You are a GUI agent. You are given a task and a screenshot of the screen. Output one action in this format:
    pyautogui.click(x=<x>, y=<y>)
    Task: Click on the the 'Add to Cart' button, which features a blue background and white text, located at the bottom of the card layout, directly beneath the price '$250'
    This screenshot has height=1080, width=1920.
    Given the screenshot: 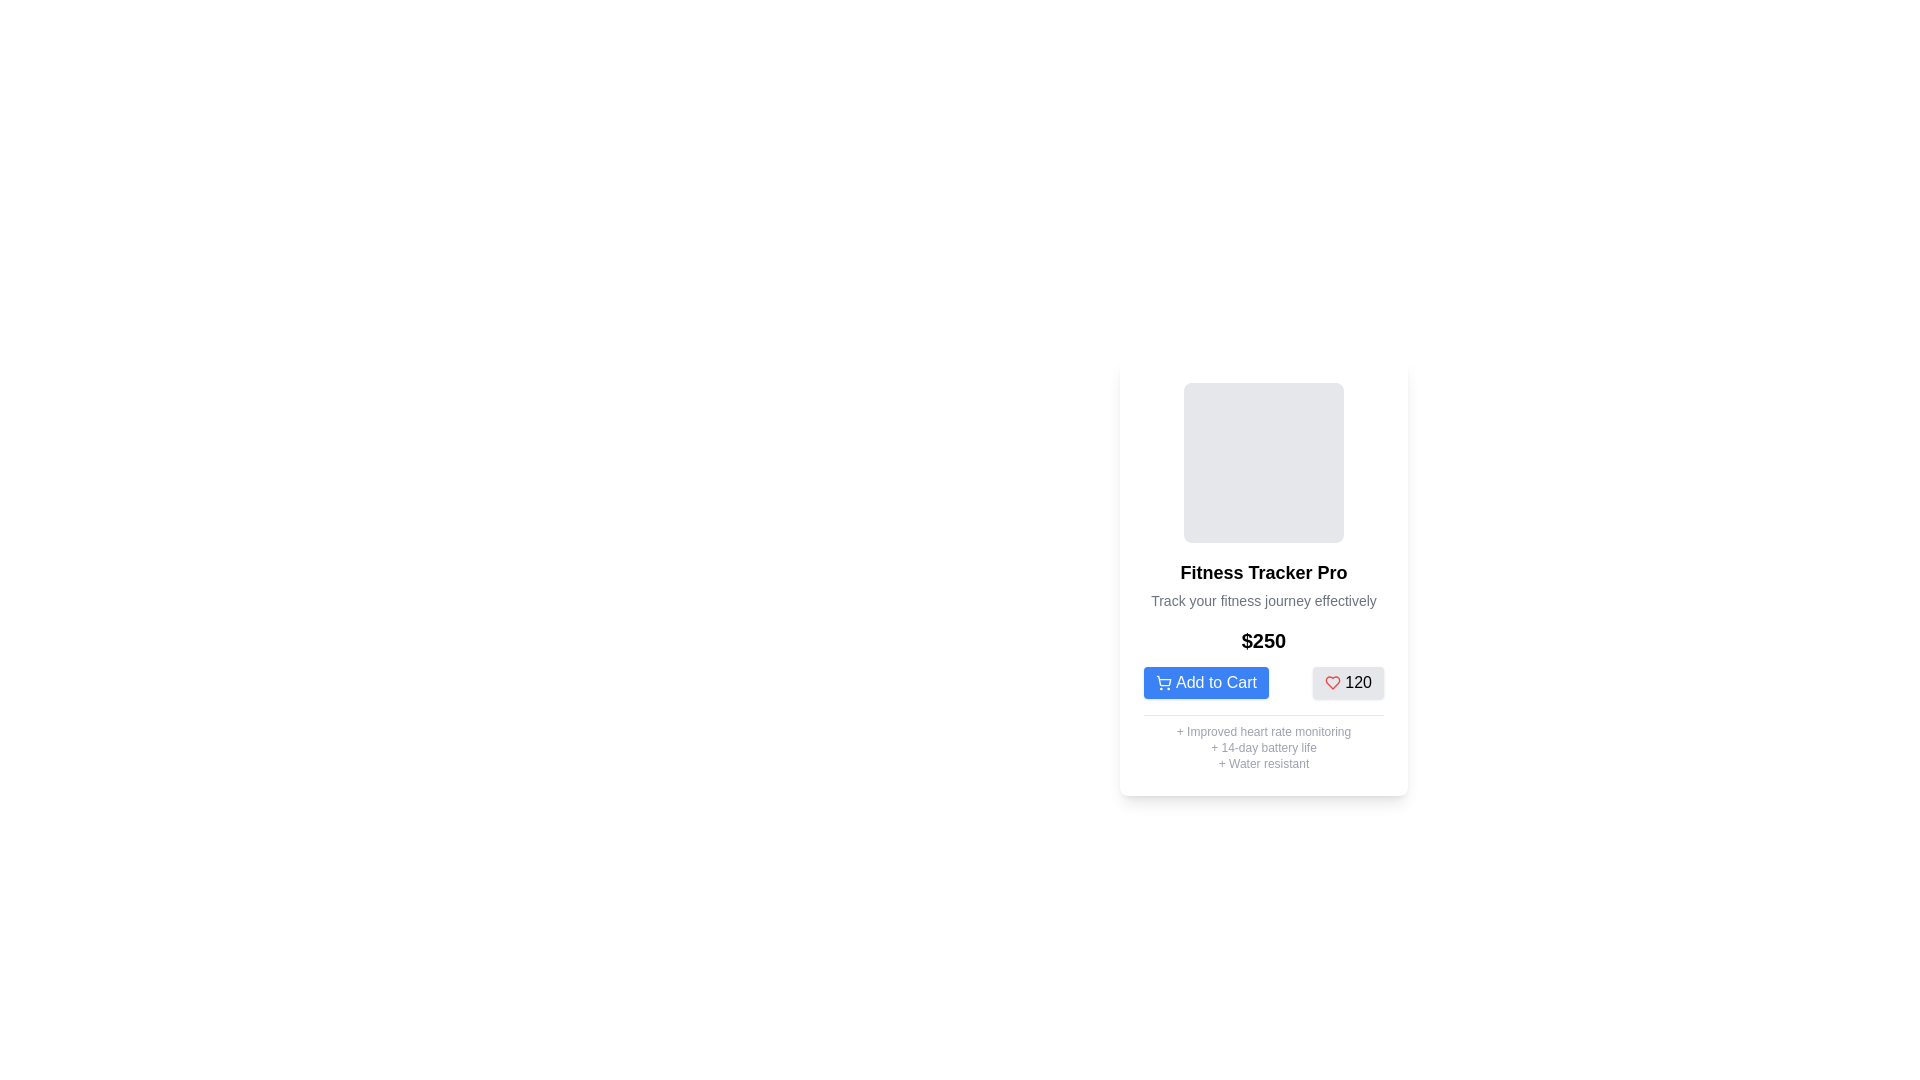 What is the action you would take?
    pyautogui.click(x=1262, y=681)
    